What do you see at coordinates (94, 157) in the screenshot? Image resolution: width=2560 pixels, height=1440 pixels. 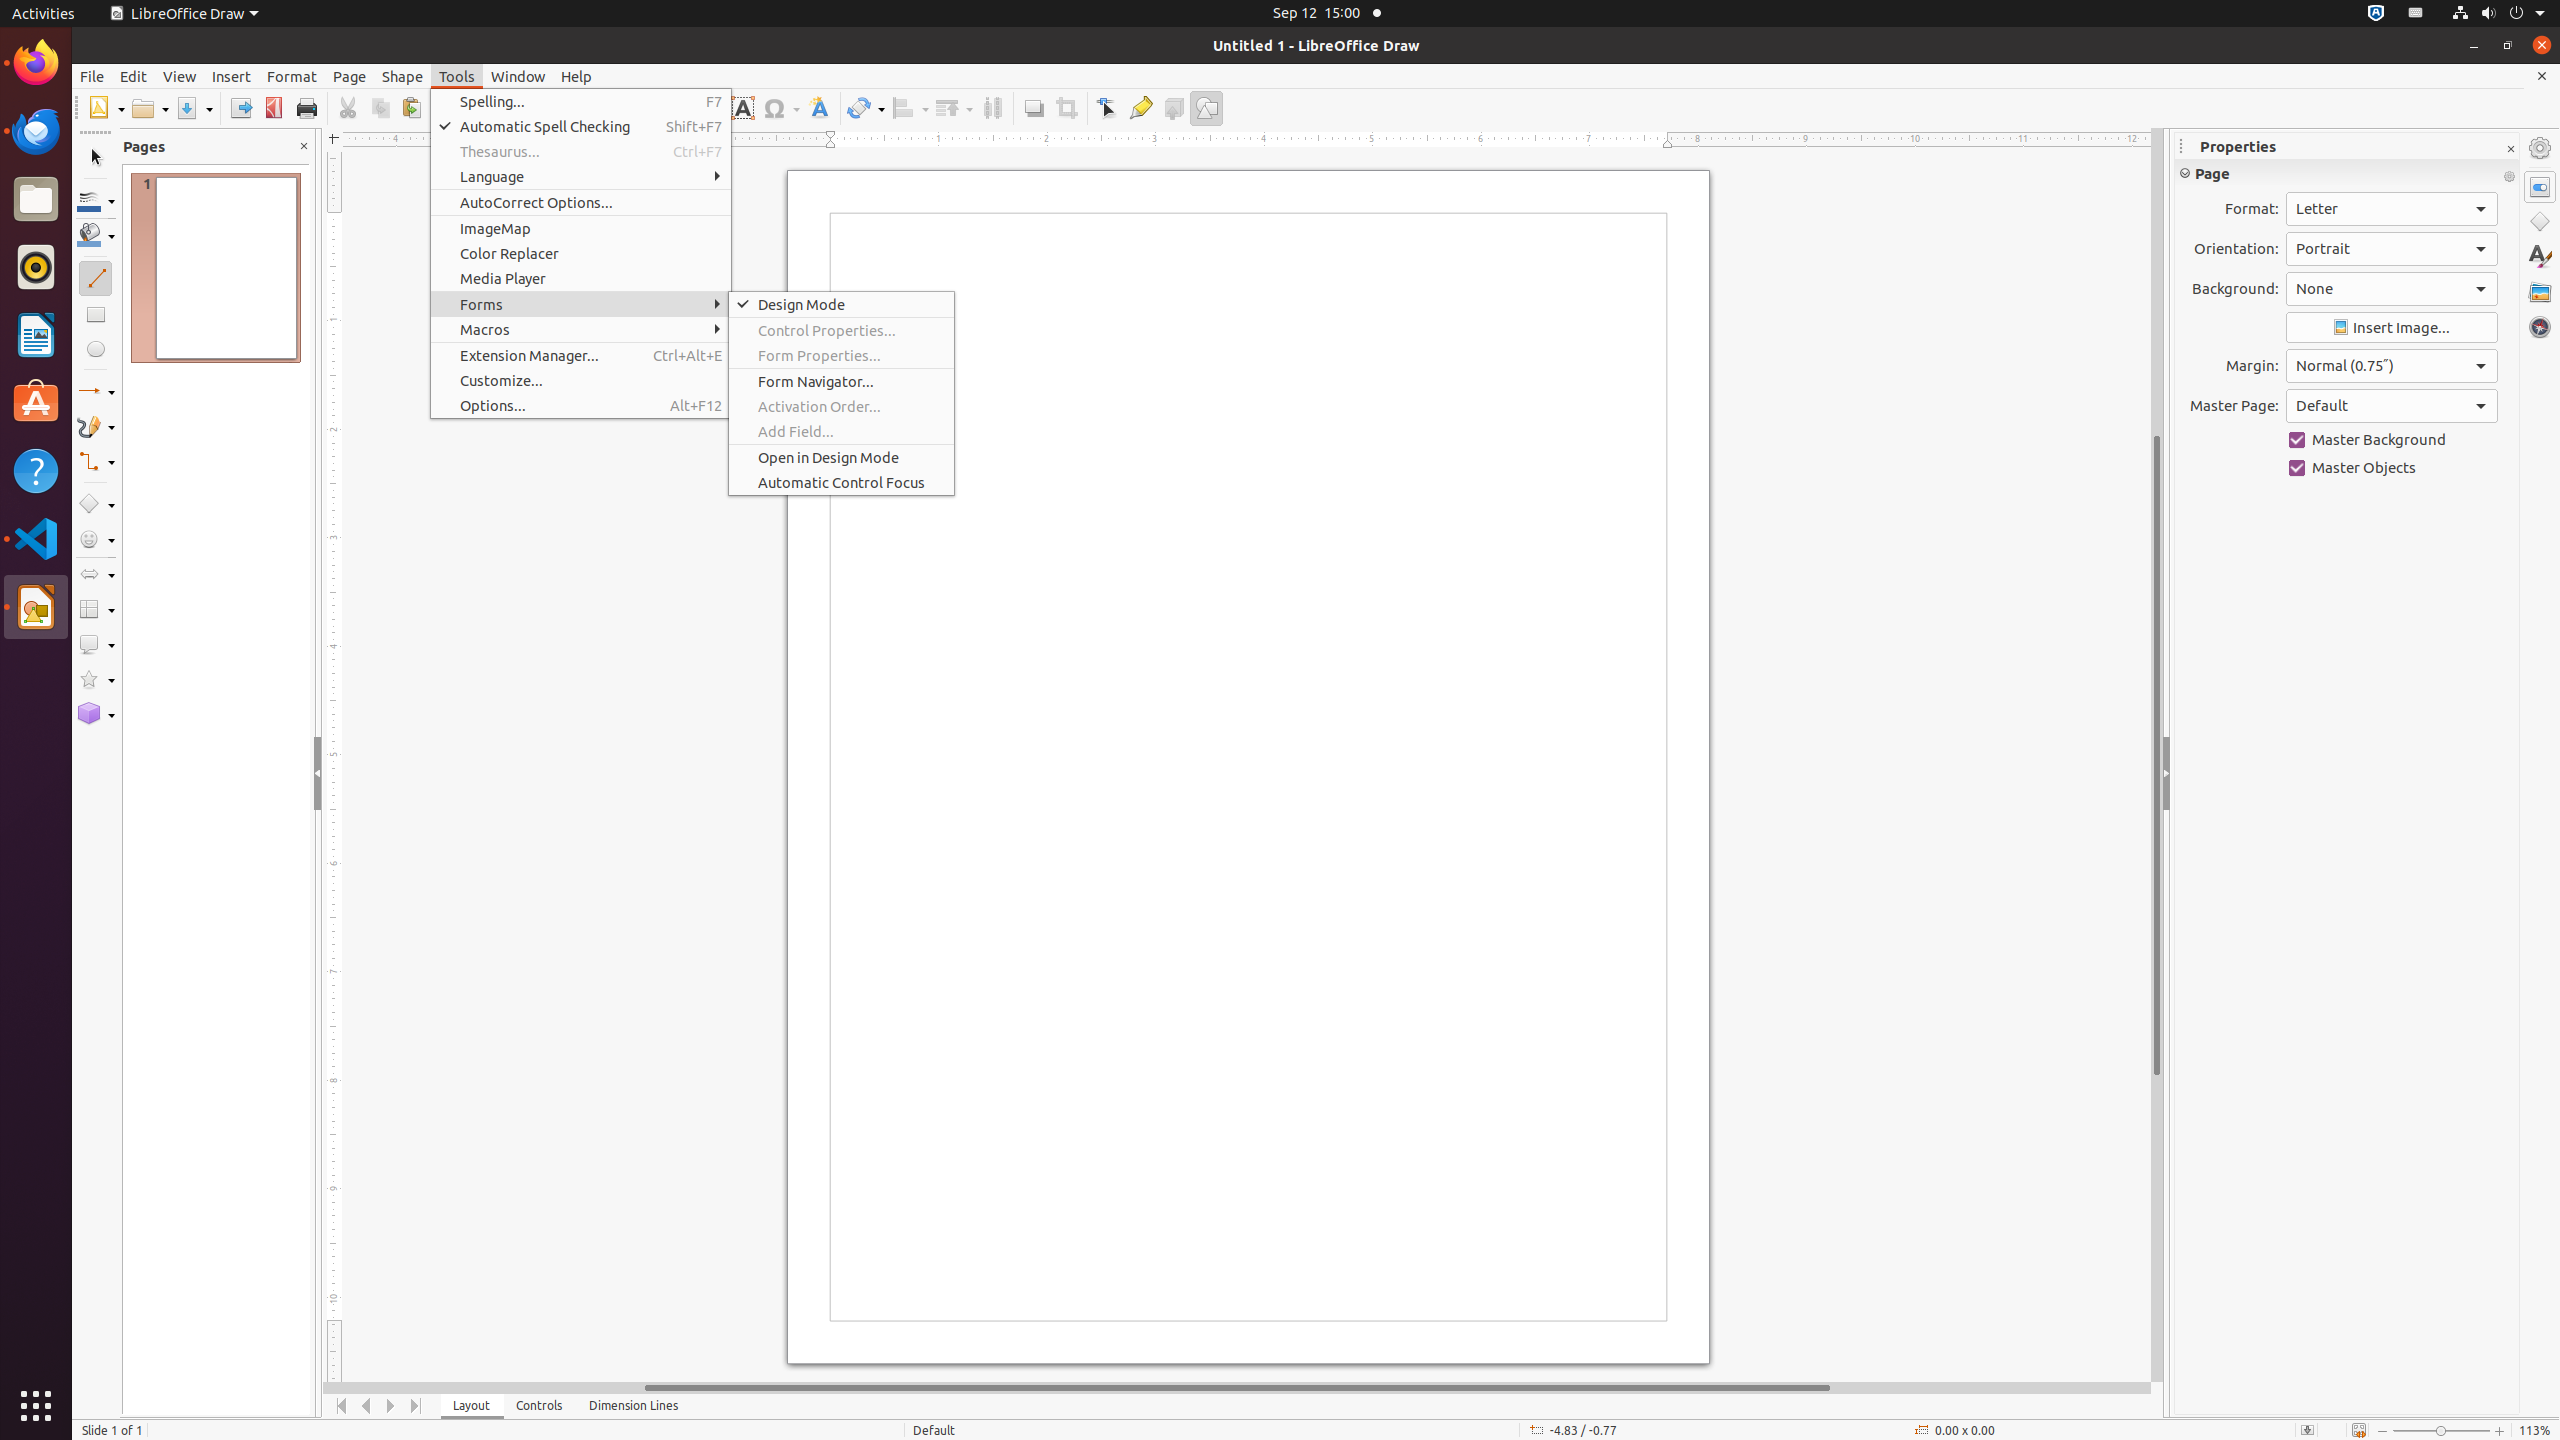 I see `'Select'` at bounding box center [94, 157].